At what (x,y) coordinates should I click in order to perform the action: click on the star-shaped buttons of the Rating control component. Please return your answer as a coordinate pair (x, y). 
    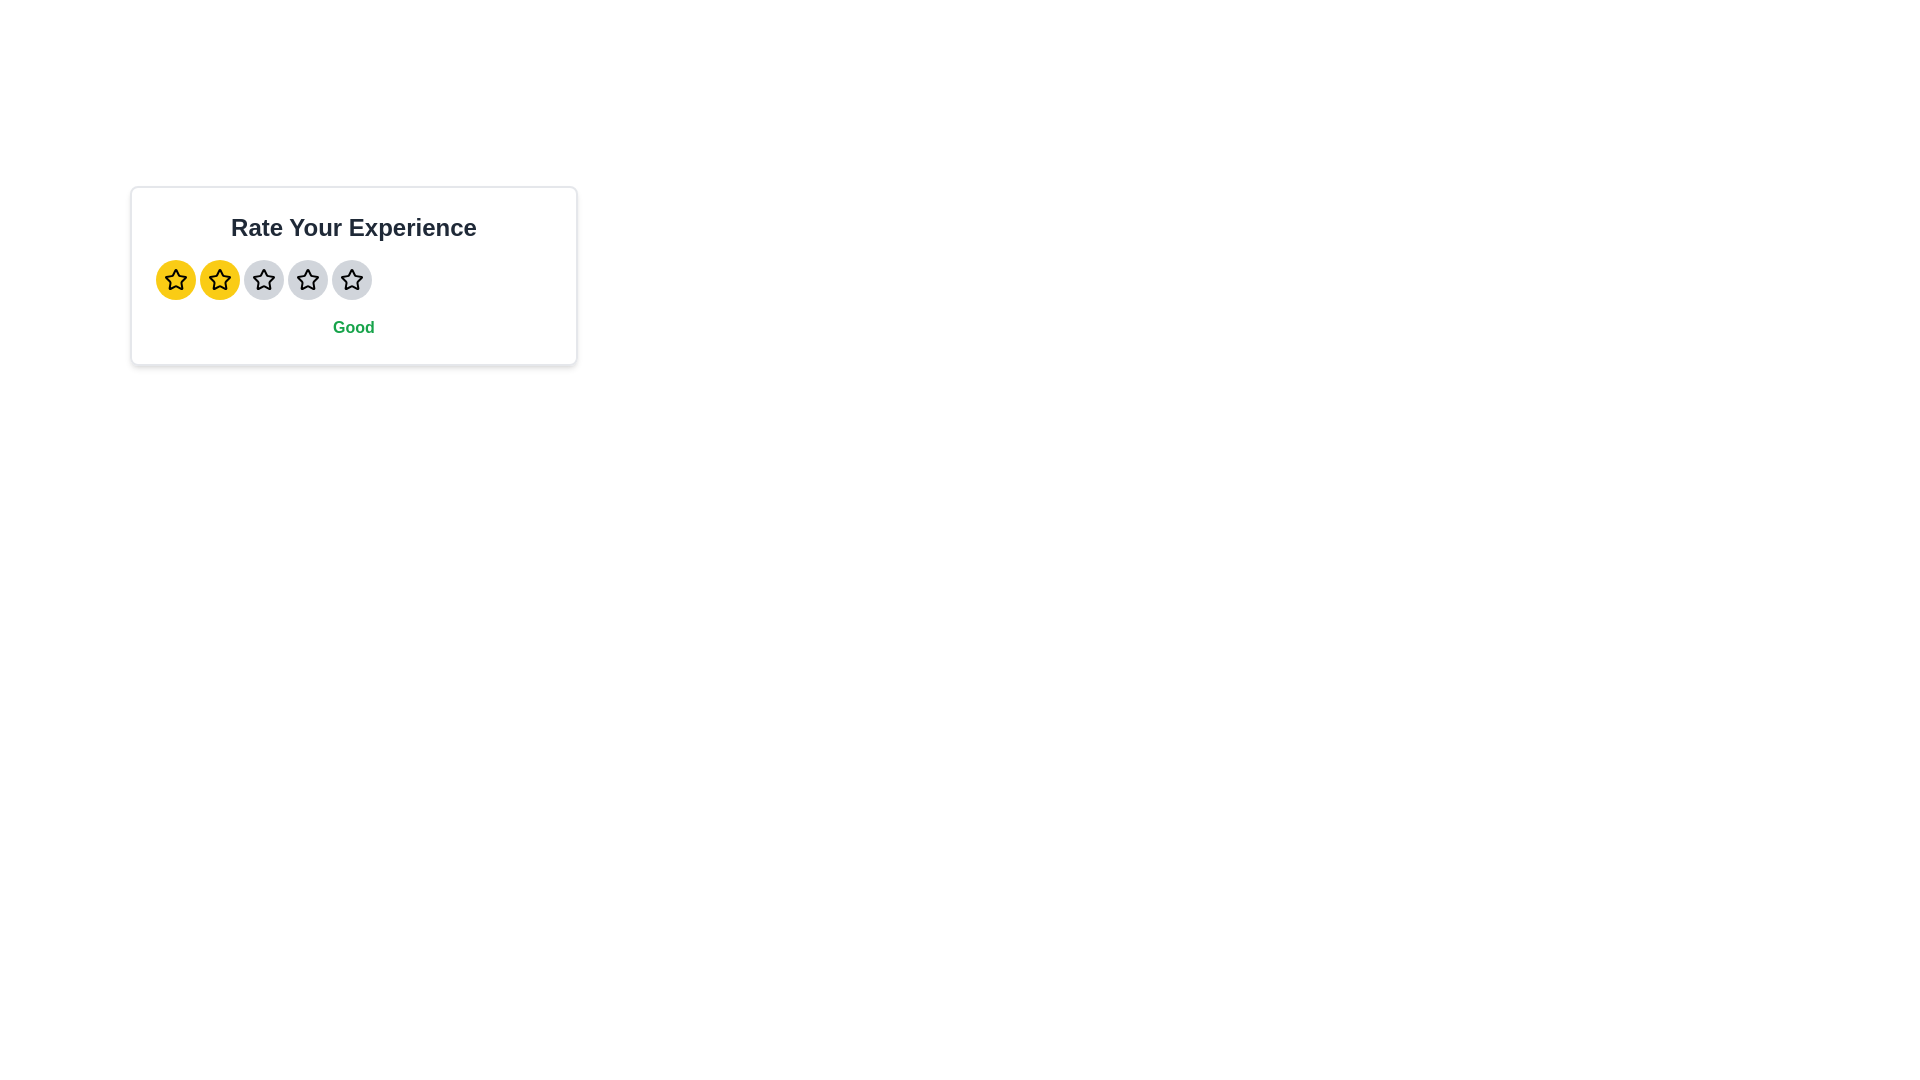
    Looking at the image, I should click on (354, 276).